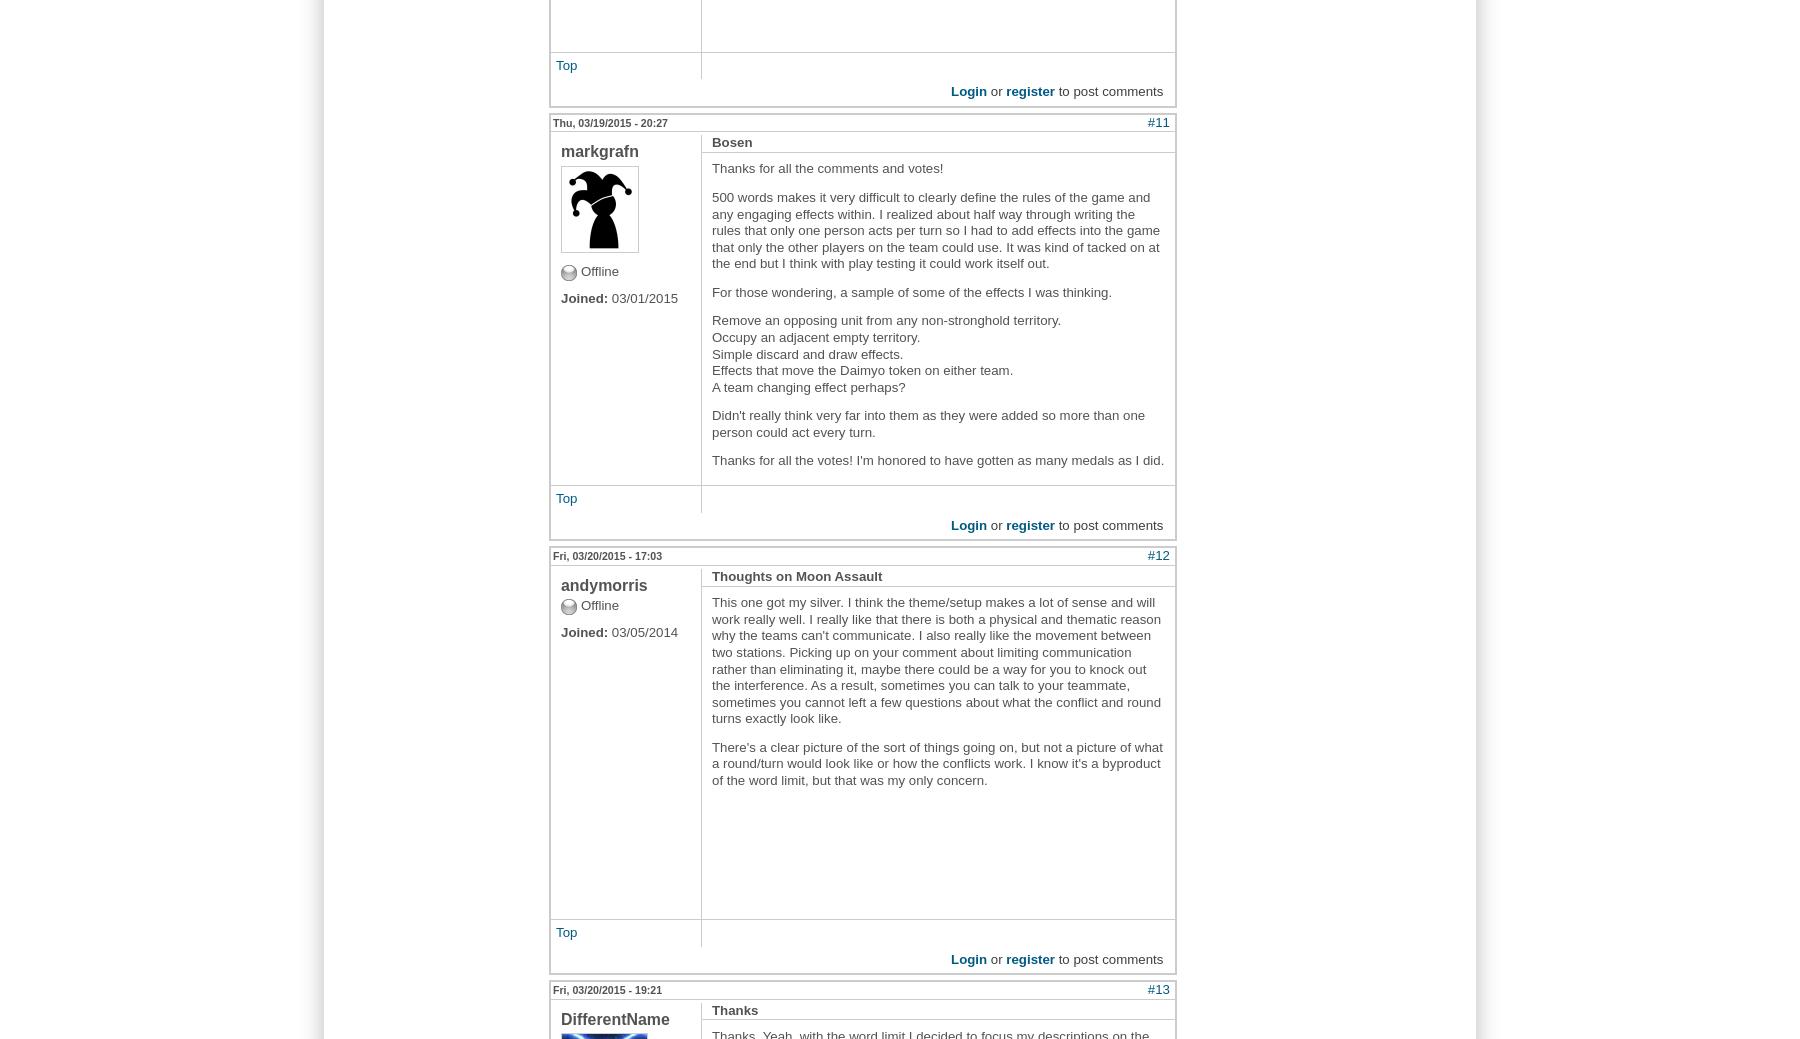  Describe the element at coordinates (731, 141) in the screenshot. I see `'Bosen'` at that location.